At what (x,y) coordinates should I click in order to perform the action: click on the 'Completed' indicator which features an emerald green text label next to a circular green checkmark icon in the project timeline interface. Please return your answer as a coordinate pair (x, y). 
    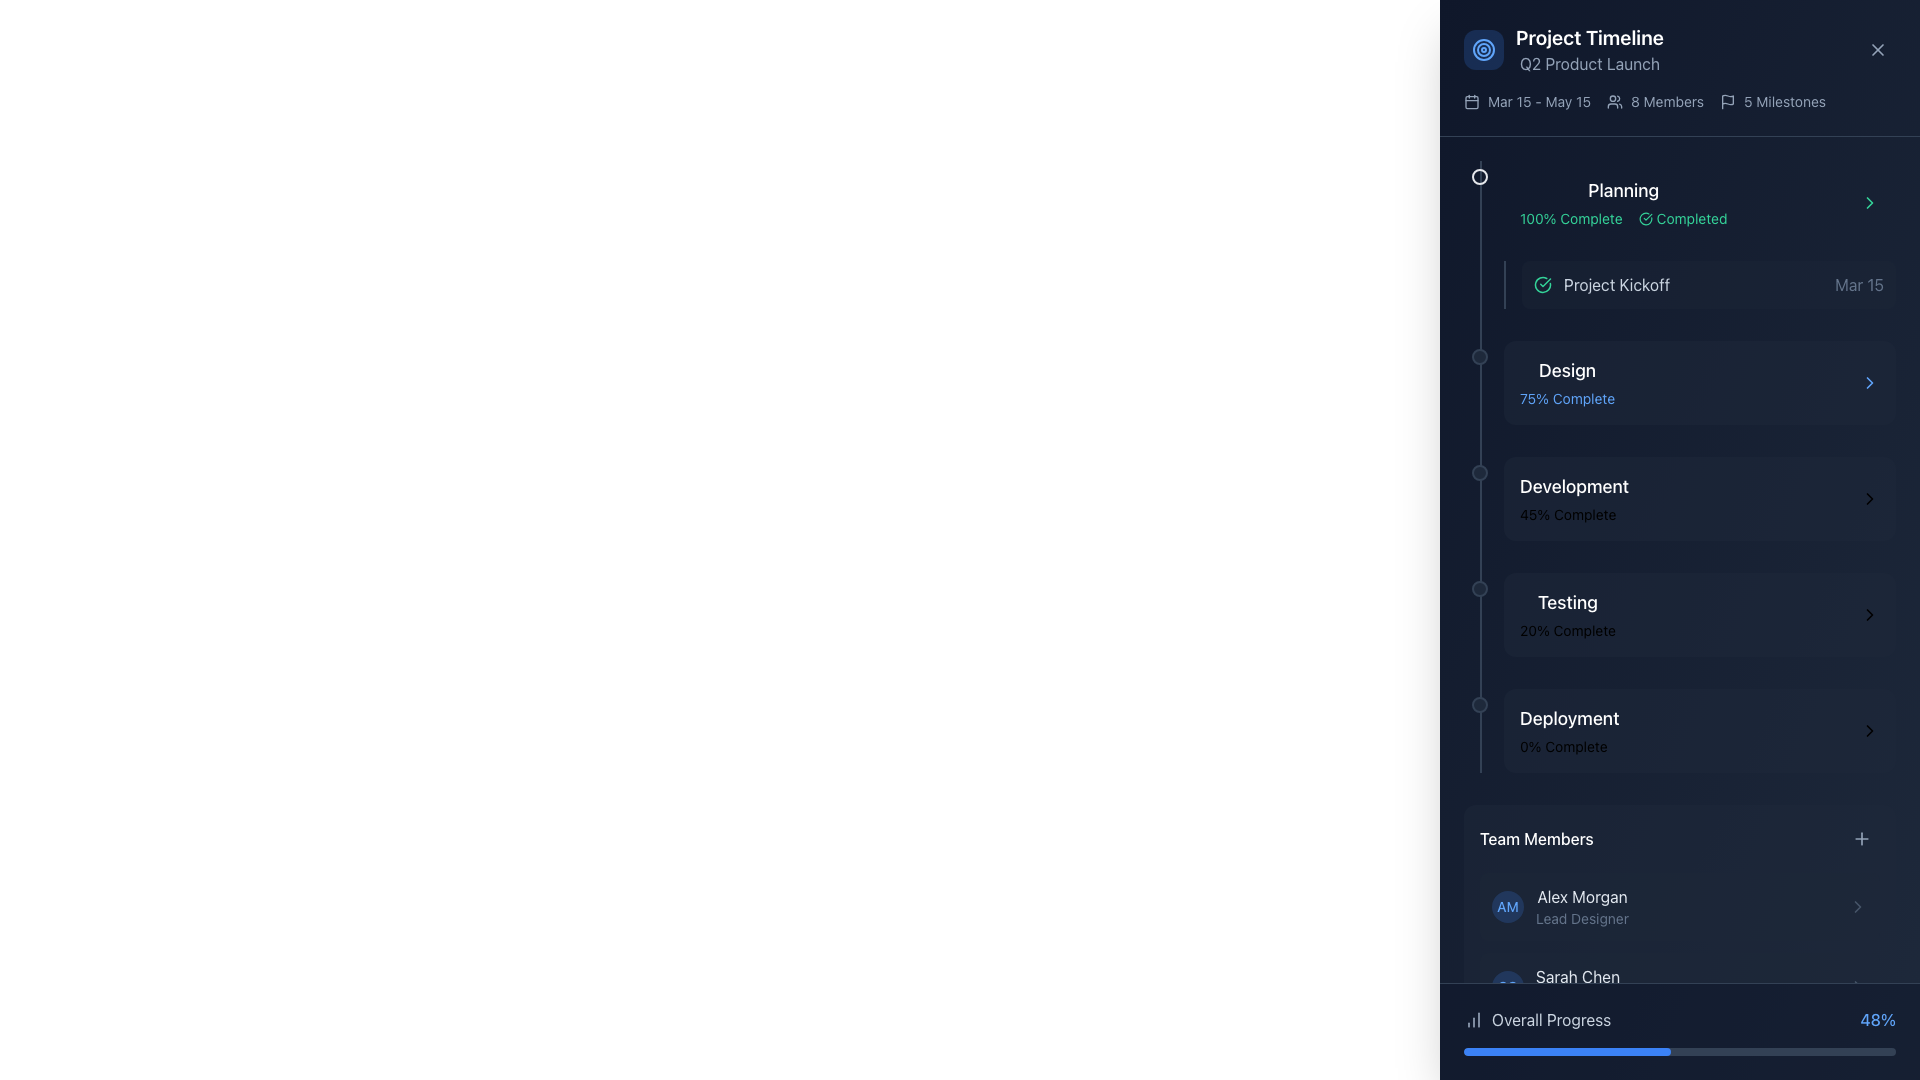
    Looking at the image, I should click on (1682, 219).